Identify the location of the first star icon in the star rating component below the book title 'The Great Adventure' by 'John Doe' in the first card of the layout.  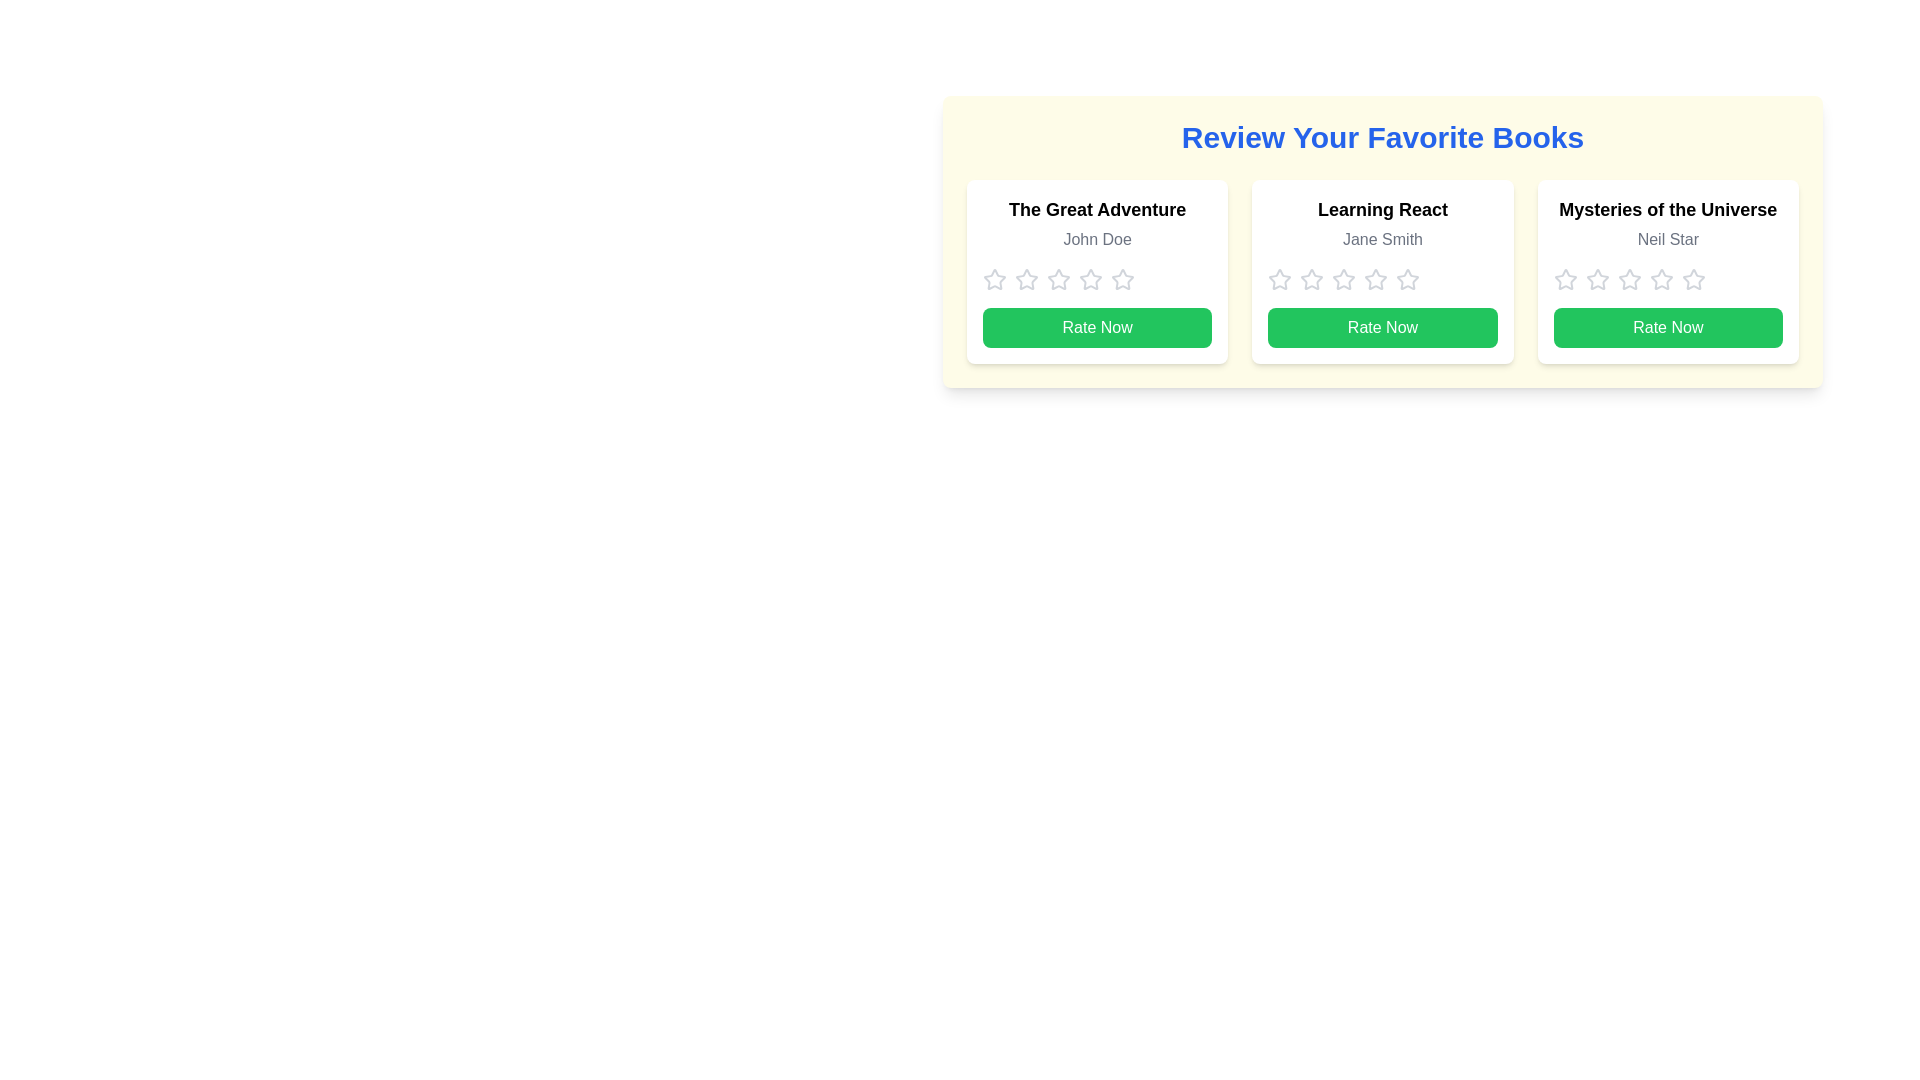
(994, 280).